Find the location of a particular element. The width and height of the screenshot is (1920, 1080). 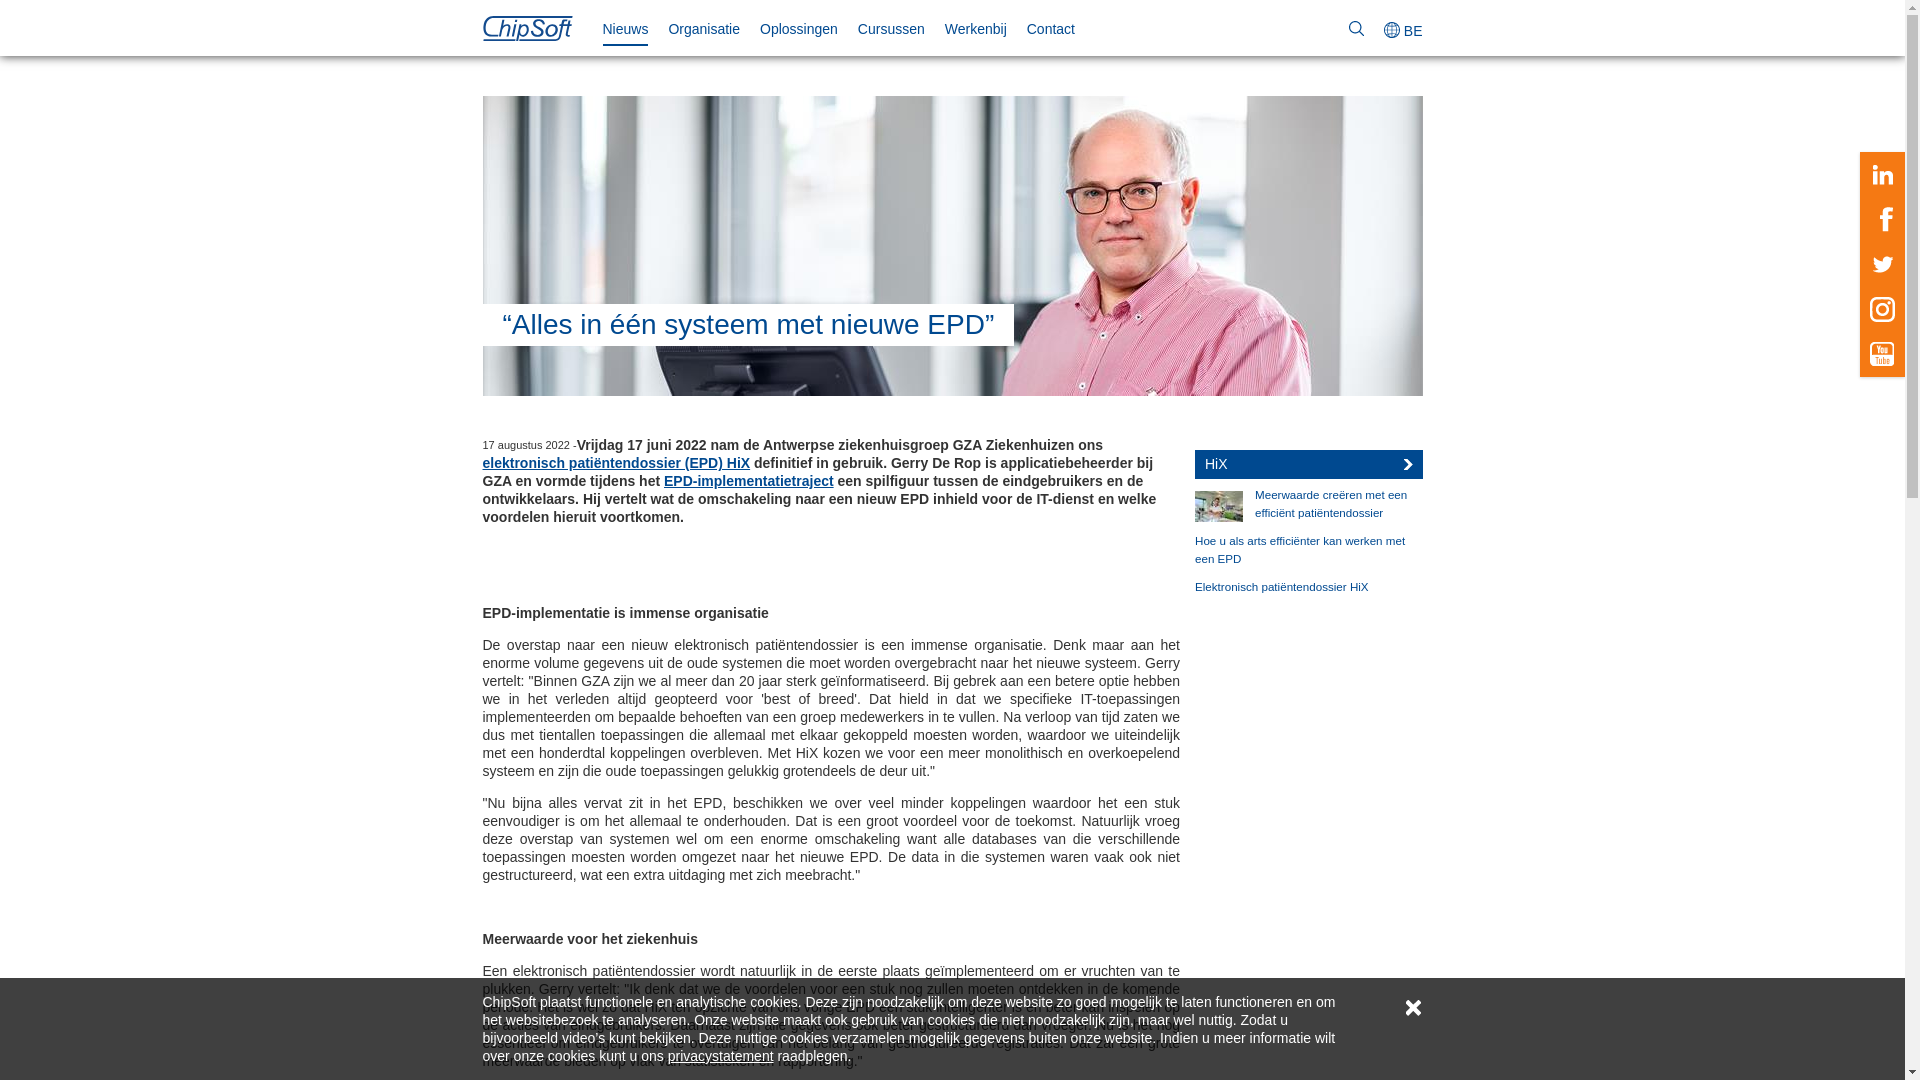

'Twitter' is located at coordinates (1881, 263).